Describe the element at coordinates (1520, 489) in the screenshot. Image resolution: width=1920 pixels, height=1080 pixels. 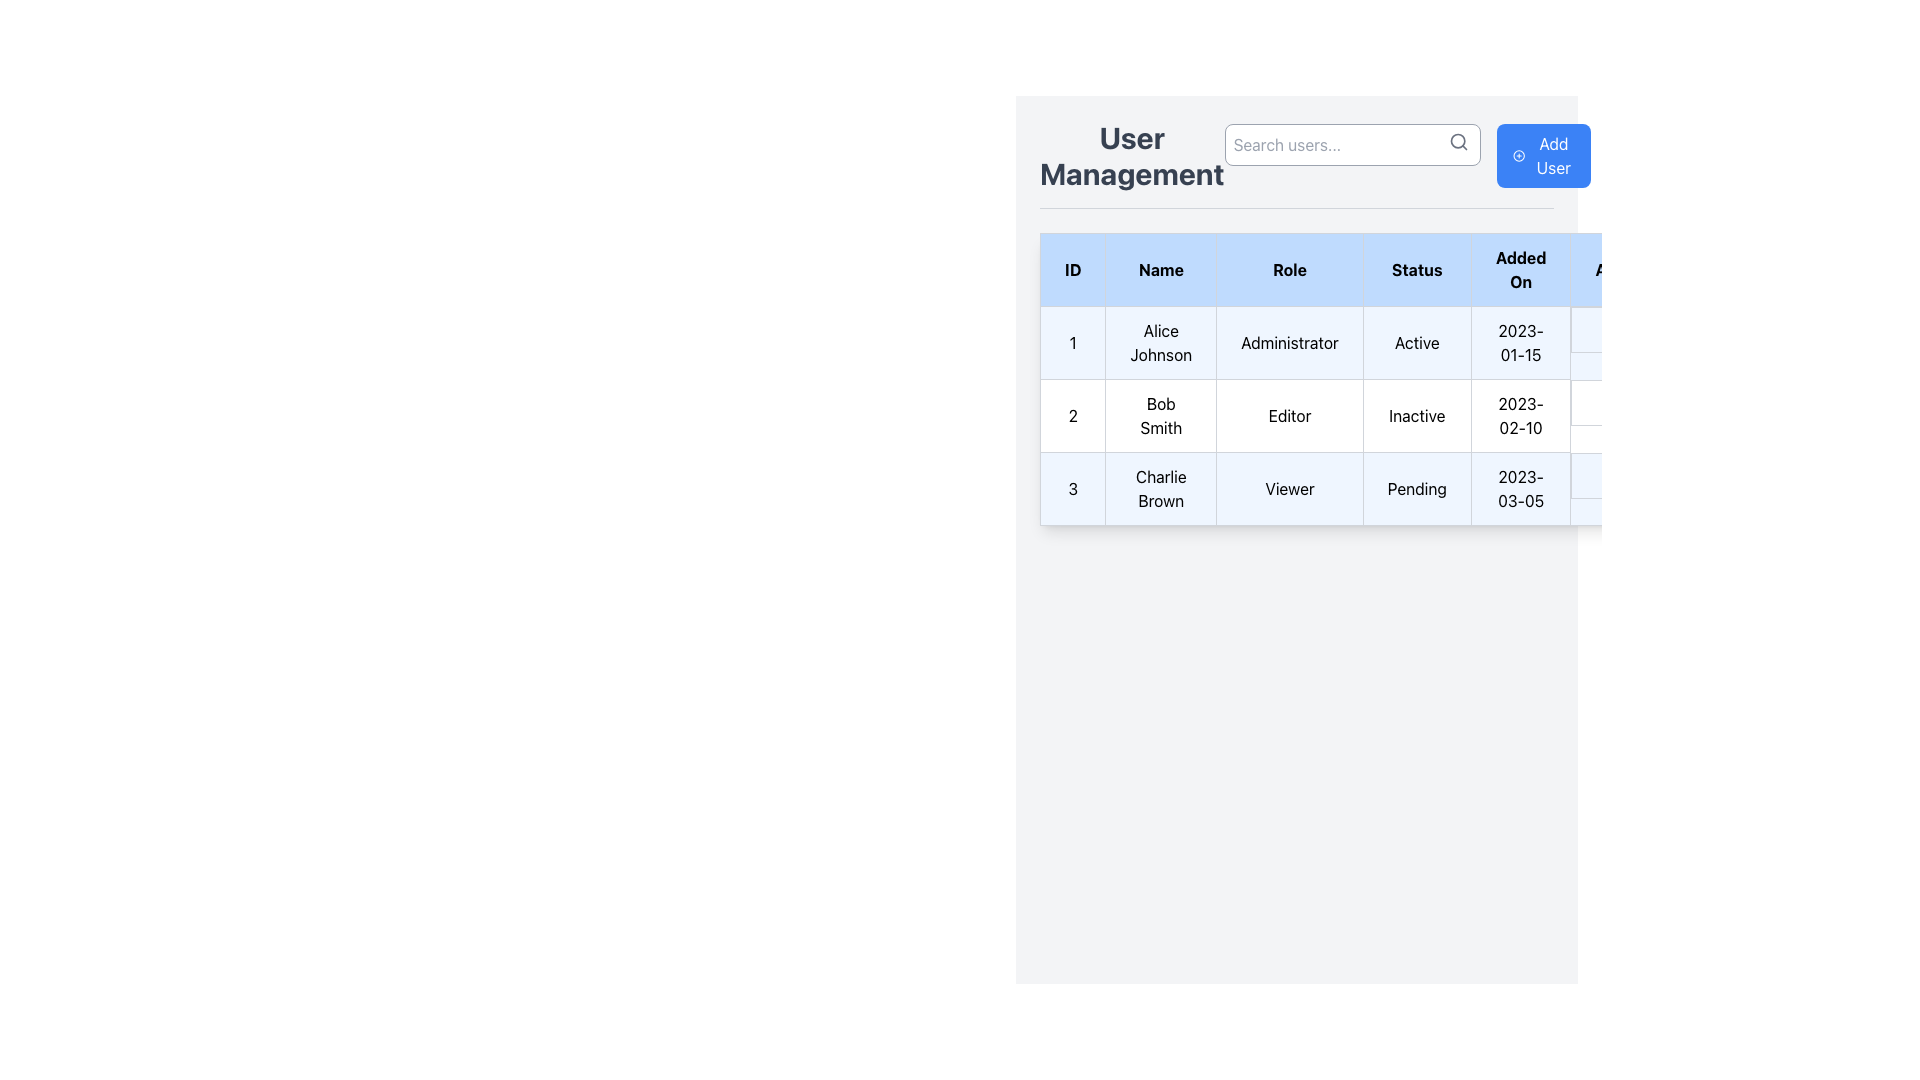
I see `the 'Added On' date cell for the 'Charlie Brown' row in the 'User Management' table, which is the fifth cell in the third row` at that location.